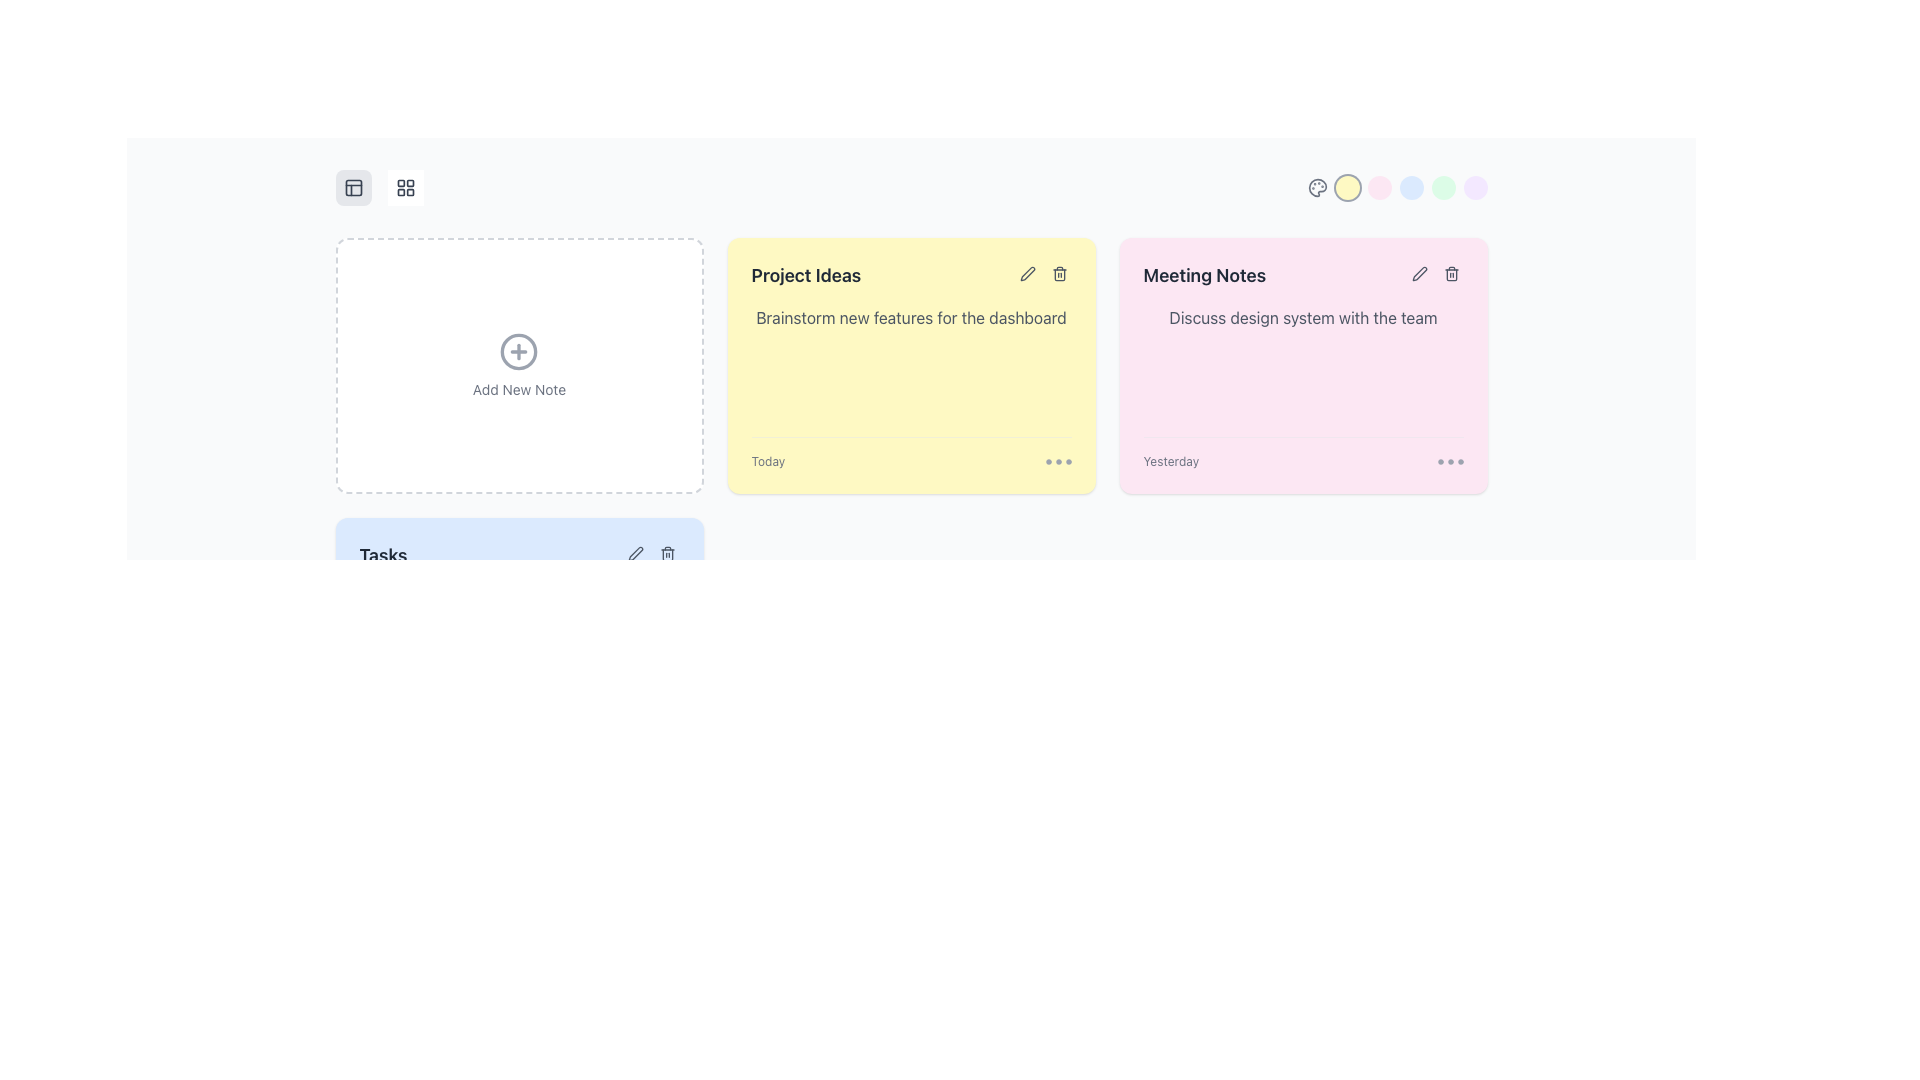 This screenshot has width=1920, height=1080. What do you see at coordinates (404, 188) in the screenshot?
I see `the grid layout view toggle button located in the top-left region of the interface` at bounding box center [404, 188].